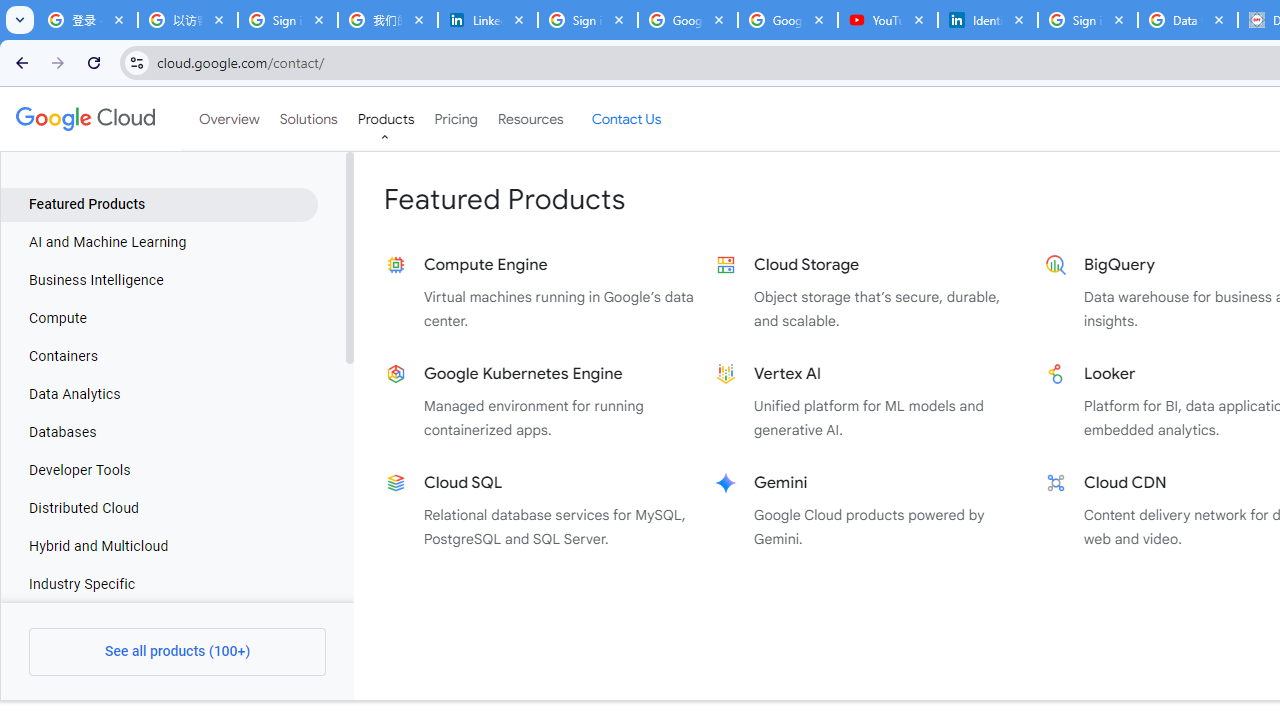 The width and height of the screenshot is (1280, 720). What do you see at coordinates (158, 204) in the screenshot?
I see `'Featured Products'` at bounding box center [158, 204].